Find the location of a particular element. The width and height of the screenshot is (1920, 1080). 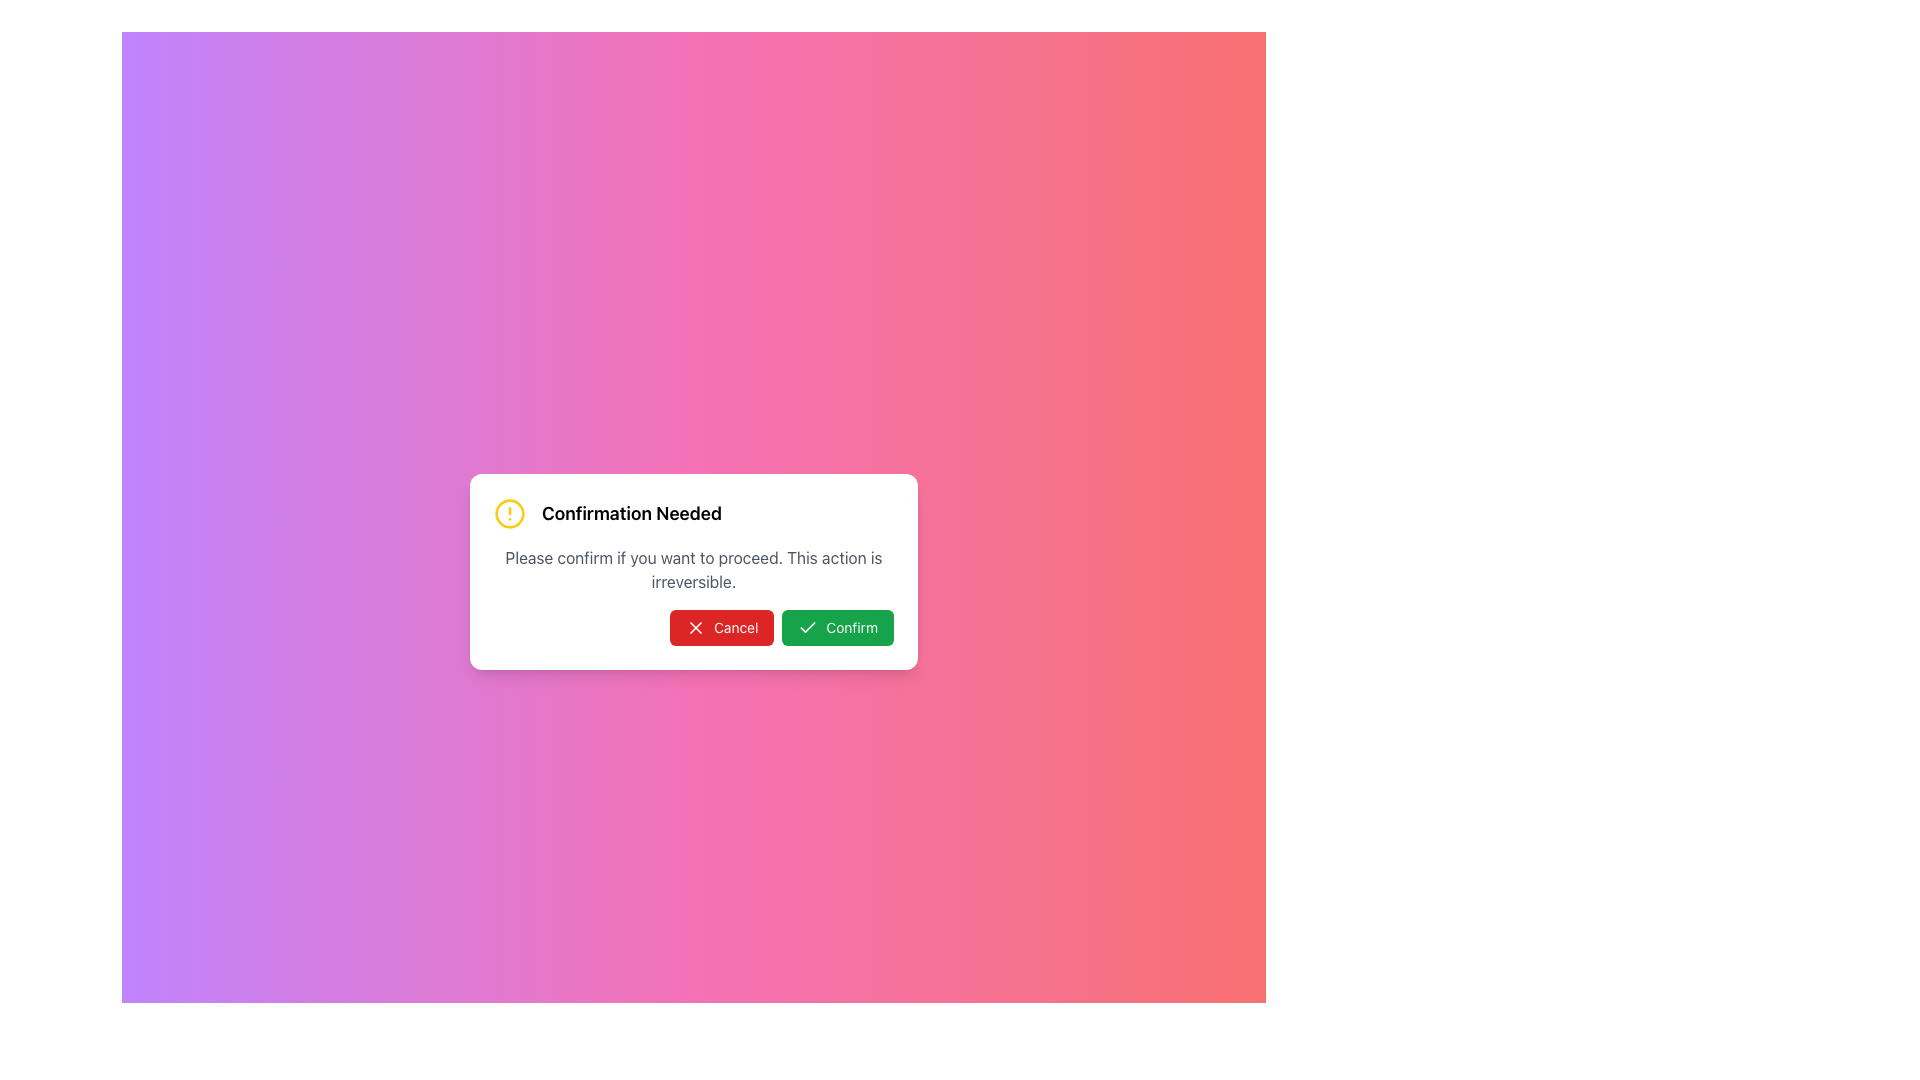

the checkmark icon within the 'Confirm' button at the bottom-right of the dialog box is located at coordinates (808, 626).